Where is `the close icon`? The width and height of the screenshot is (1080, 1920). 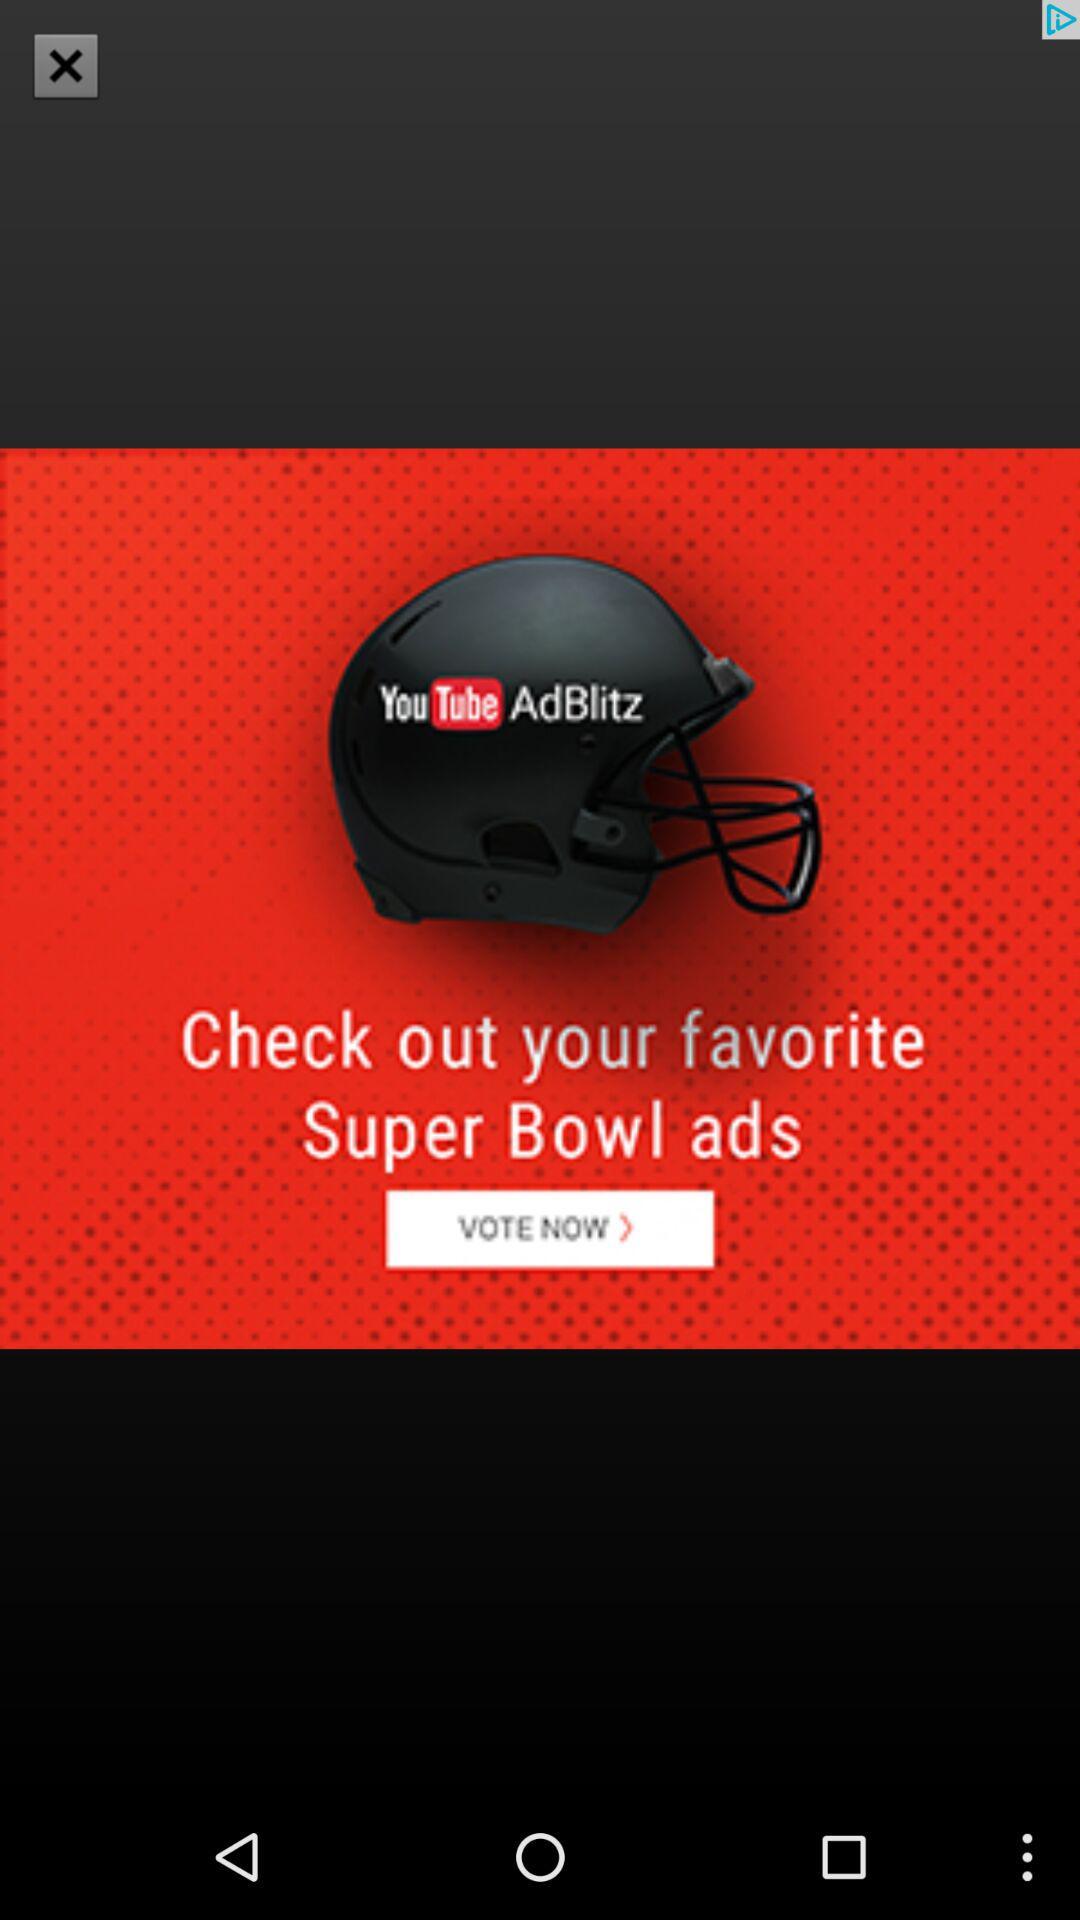 the close icon is located at coordinates (64, 70).